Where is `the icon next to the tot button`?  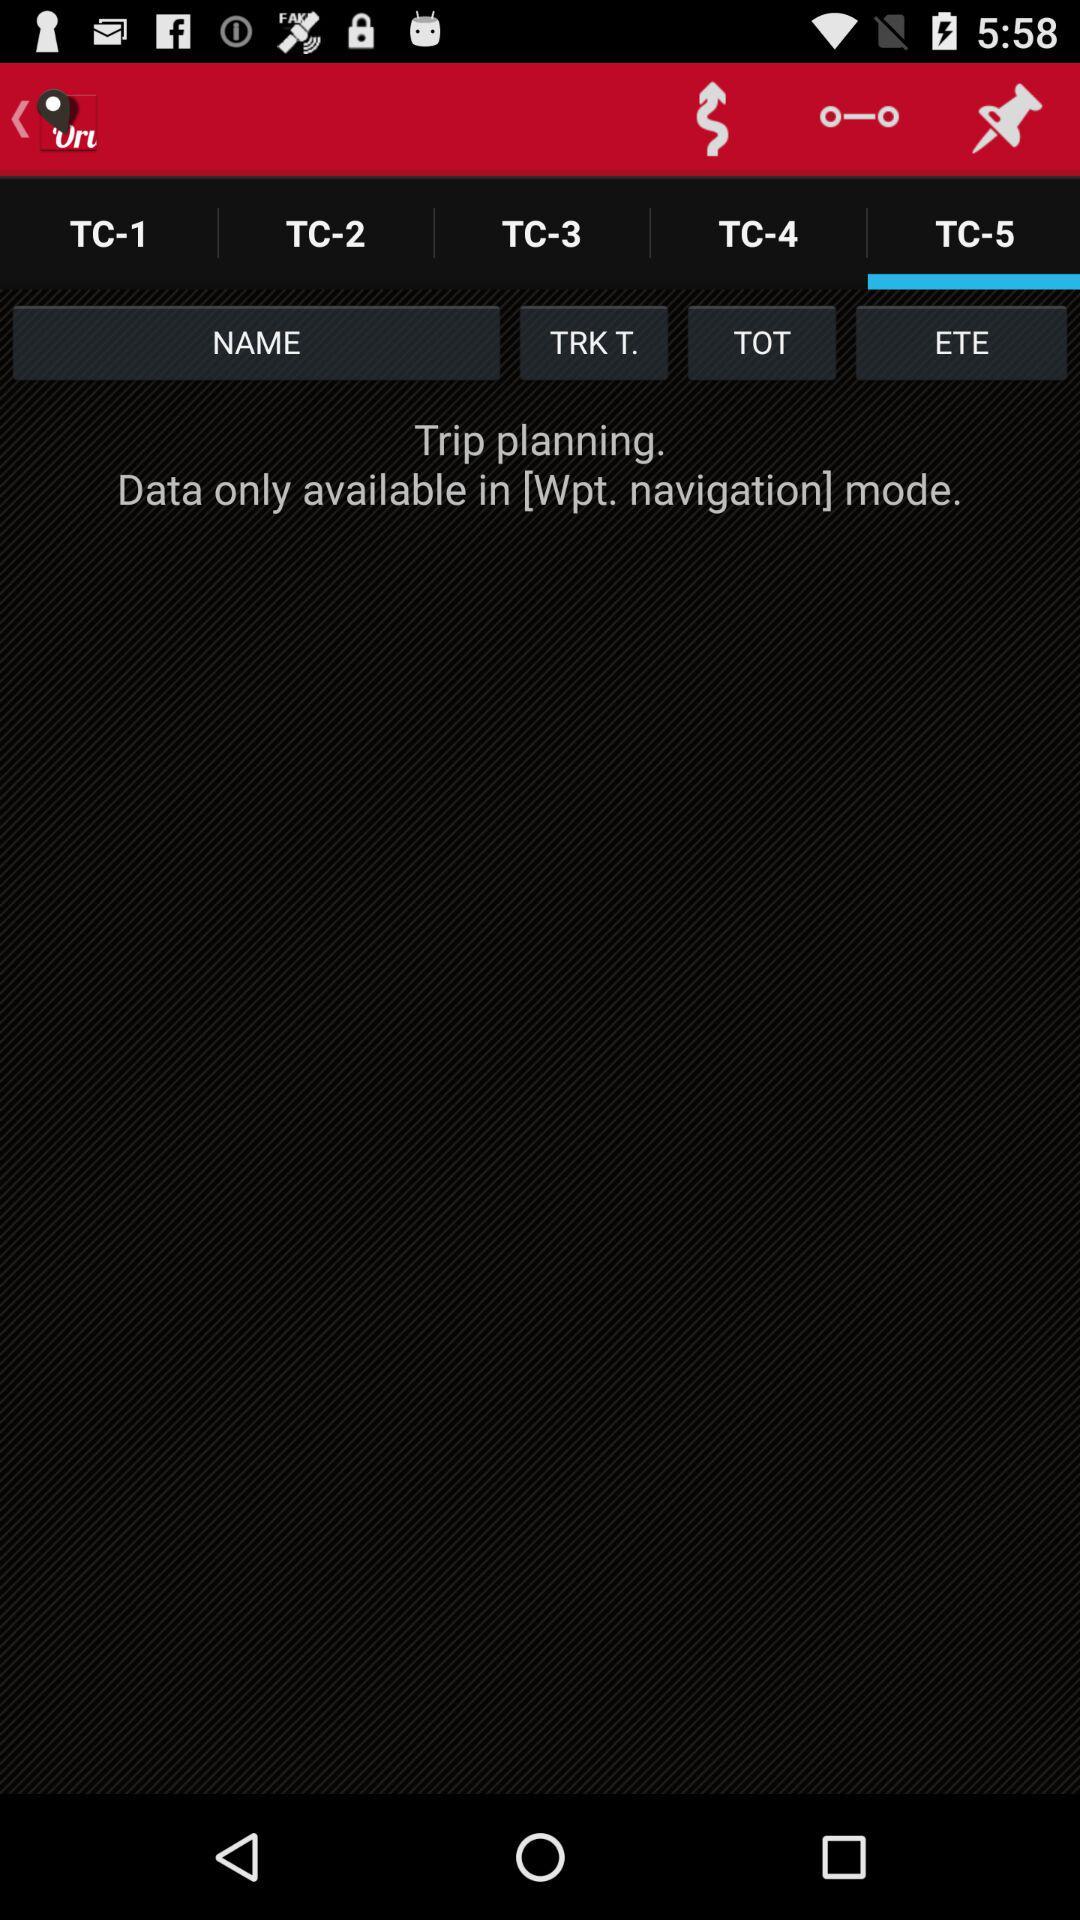 the icon next to the tot button is located at coordinates (593, 341).